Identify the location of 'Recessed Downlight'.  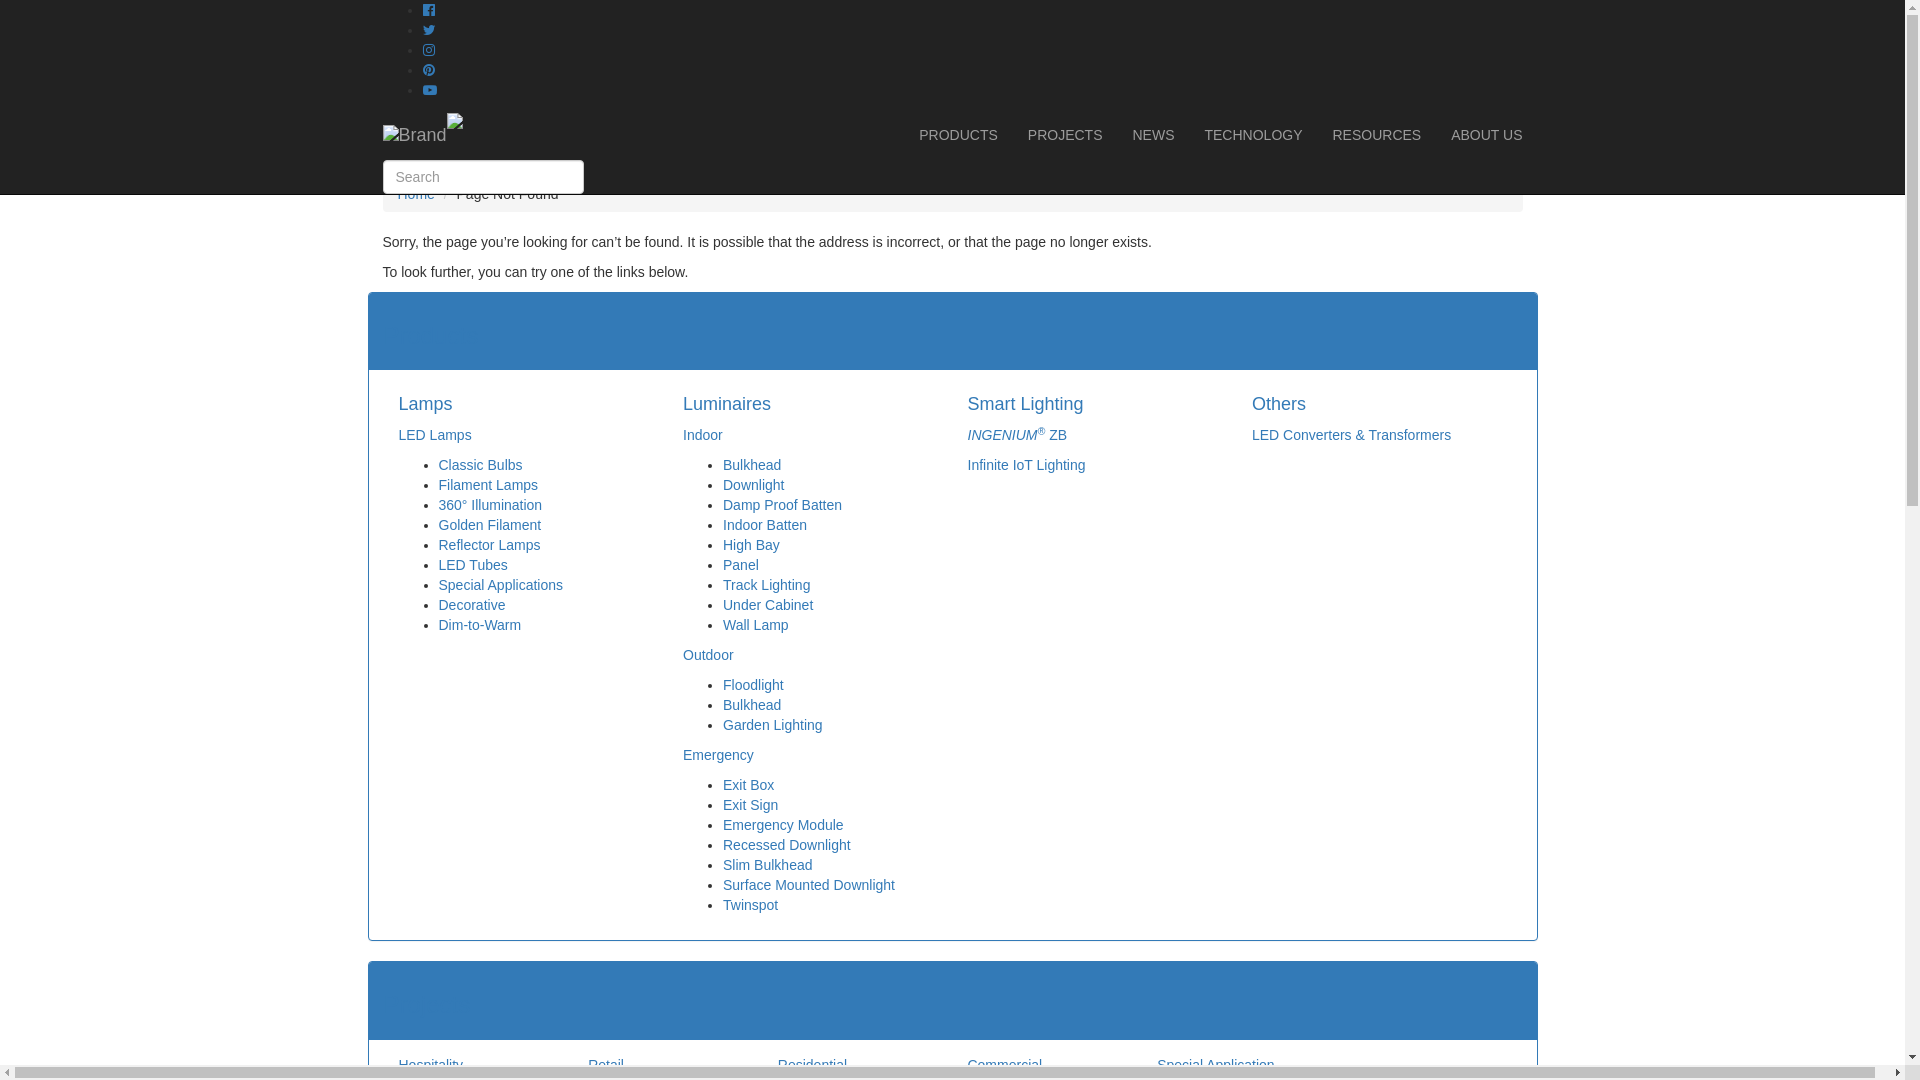
(786, 844).